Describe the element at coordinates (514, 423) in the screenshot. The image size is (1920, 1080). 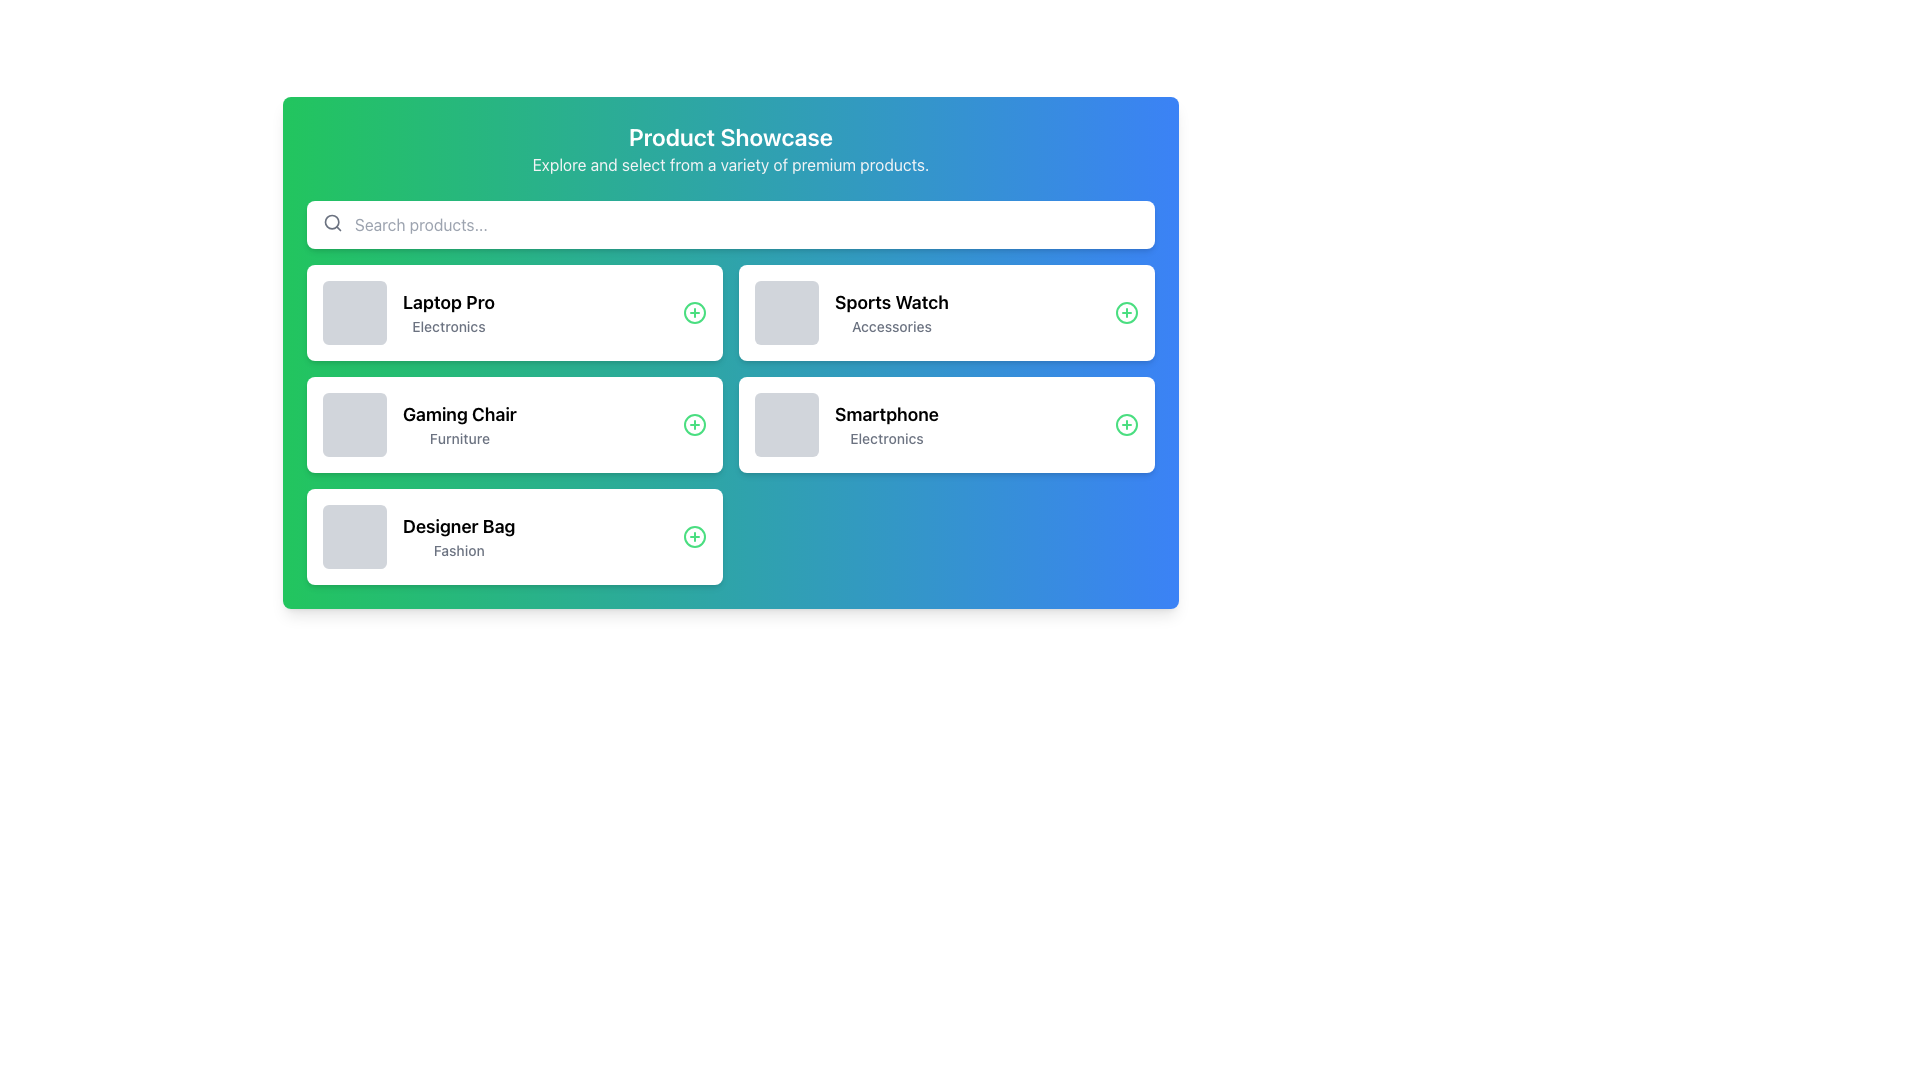
I see `the 'Gaming Chair' product card located in the middle row of the main product listing grid` at that location.